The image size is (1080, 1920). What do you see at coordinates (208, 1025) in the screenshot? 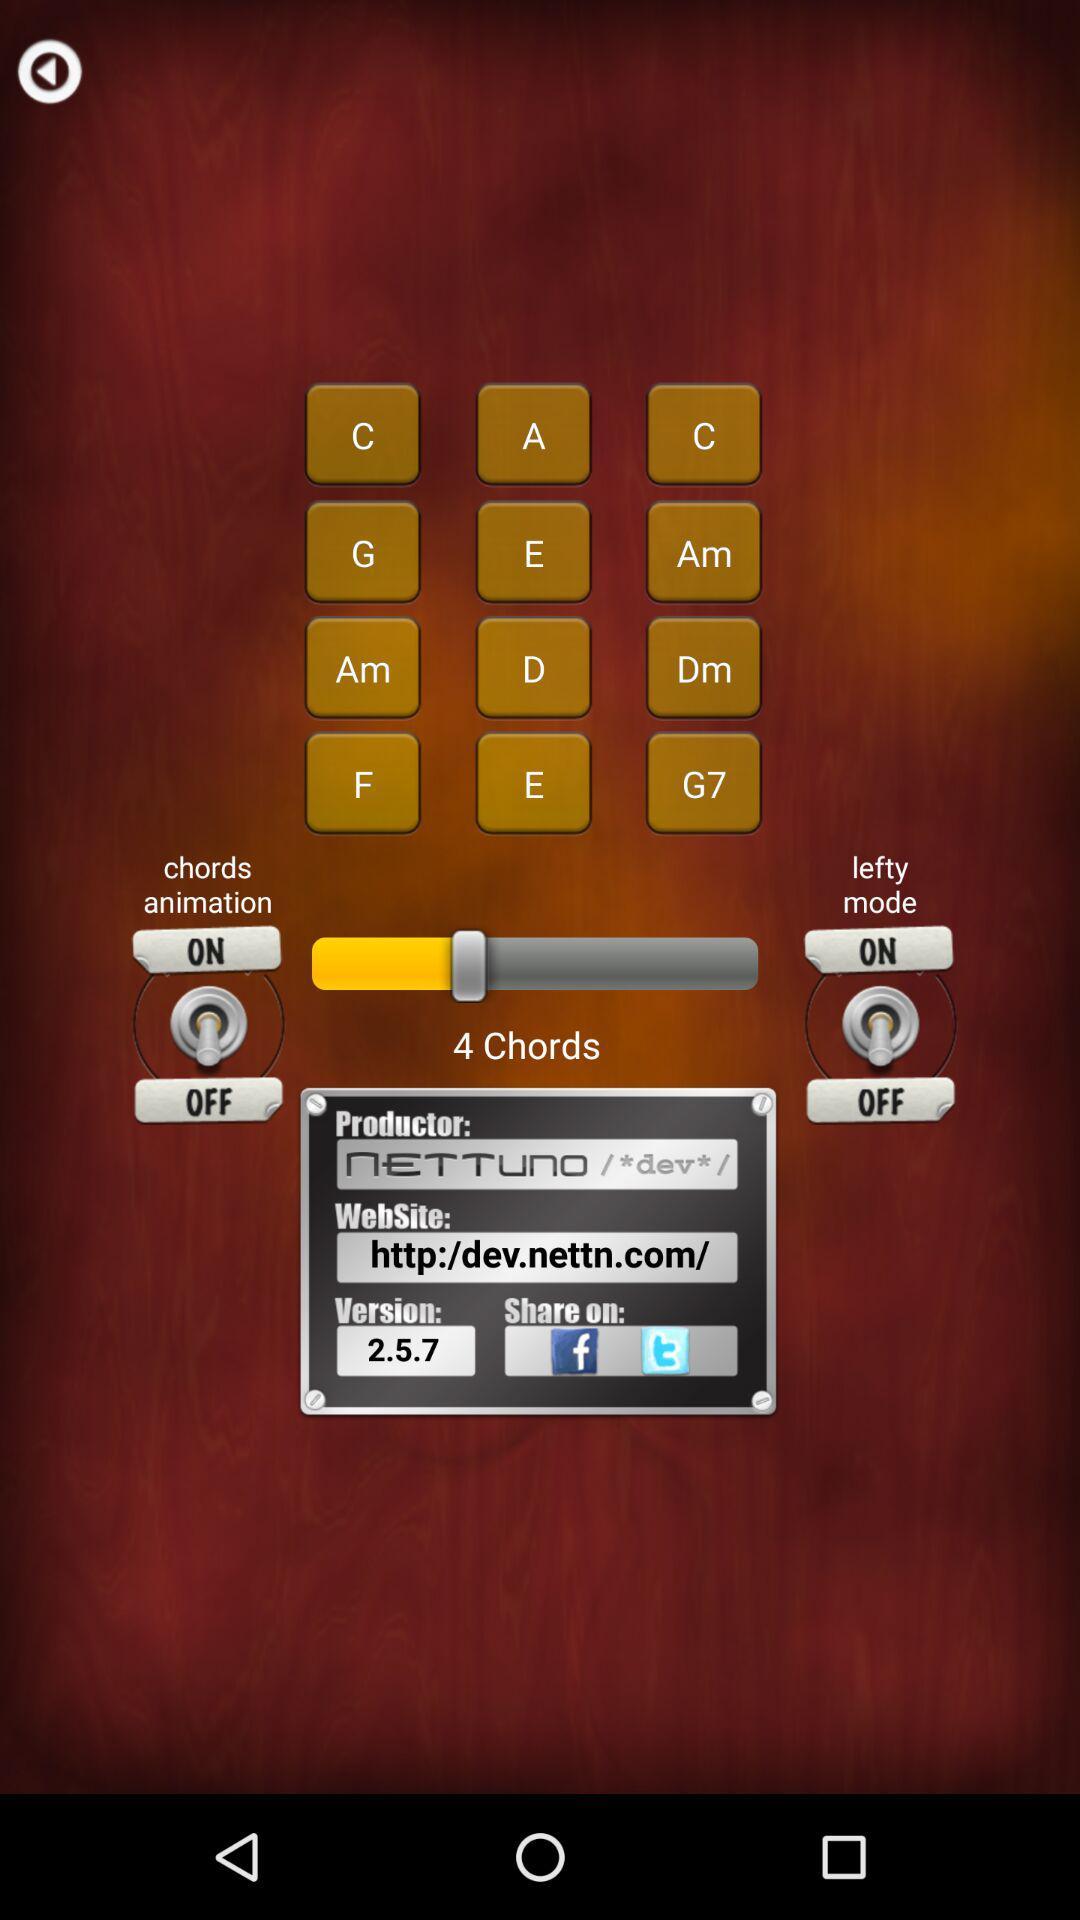
I see `switch on/off` at bounding box center [208, 1025].